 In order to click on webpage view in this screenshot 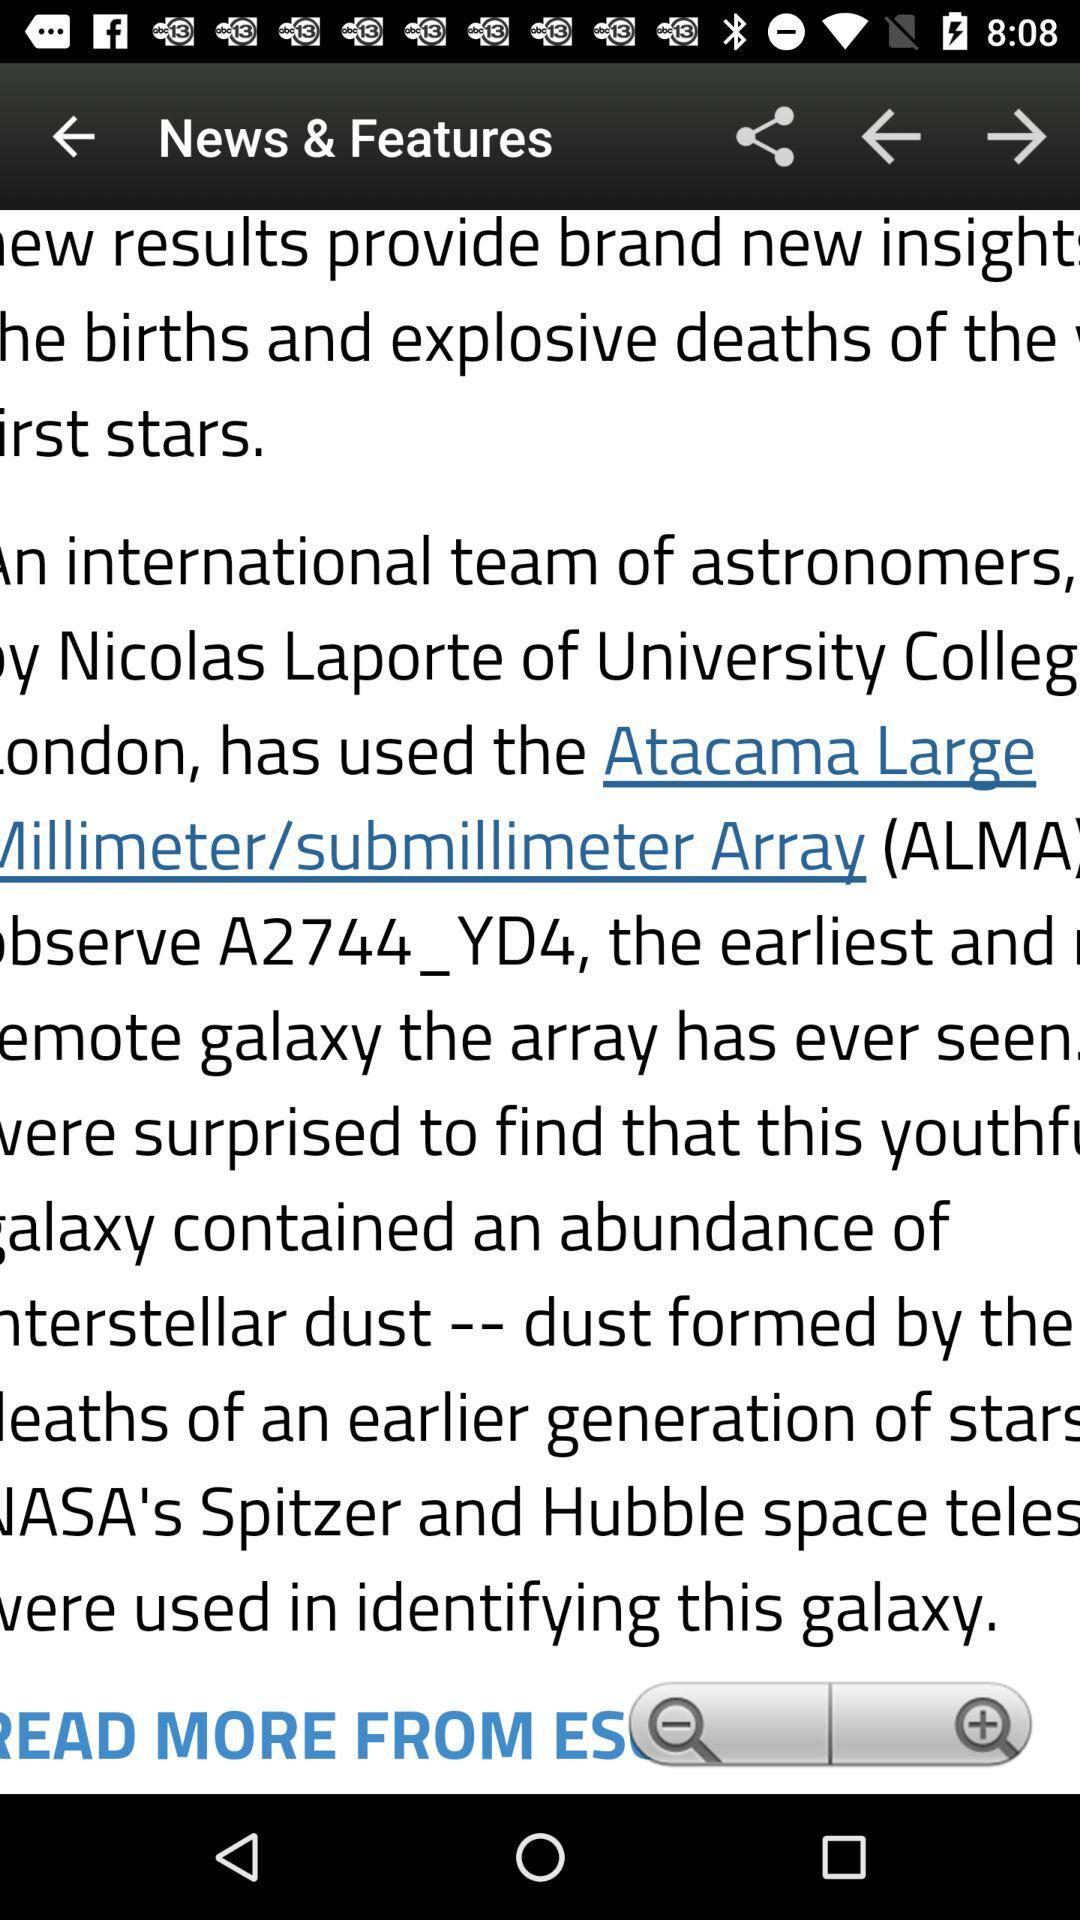, I will do `click(540, 1002)`.